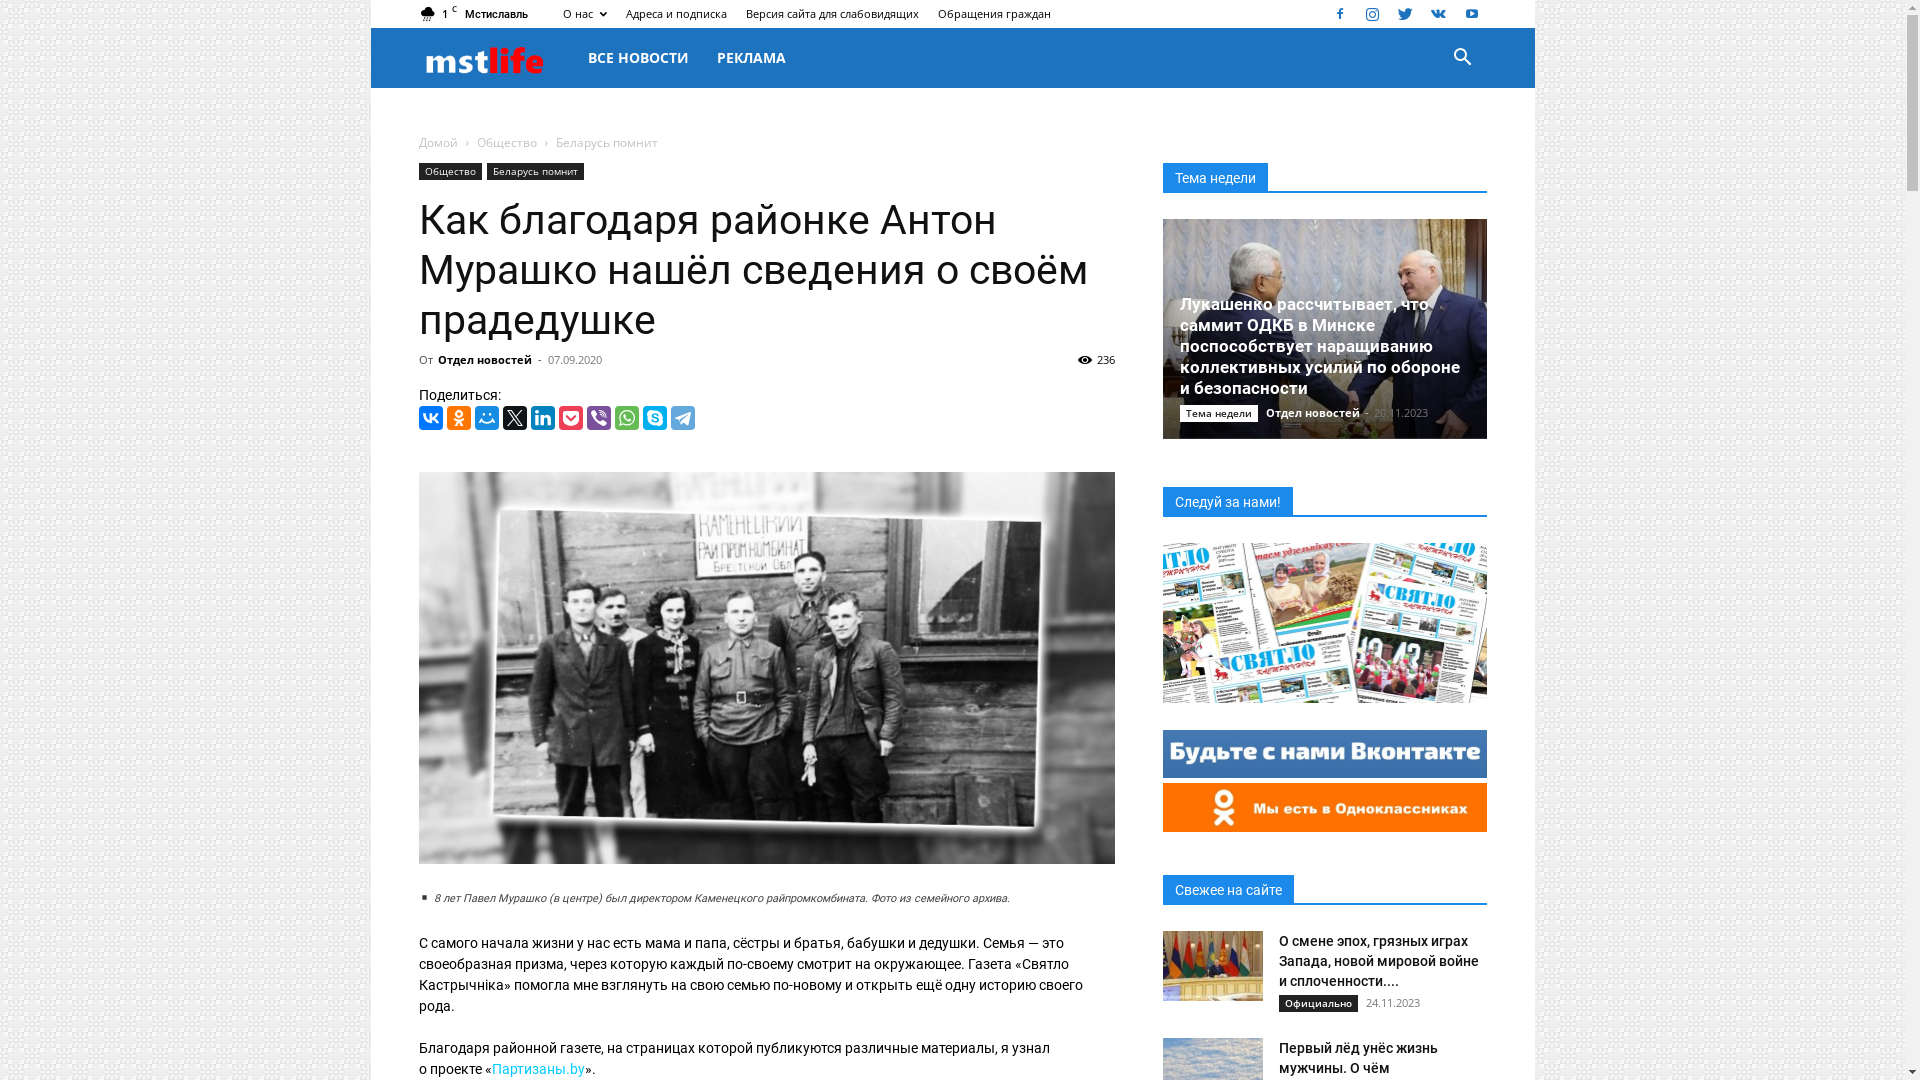  Describe the element at coordinates (542, 416) in the screenshot. I see `'LinkedIn'` at that location.